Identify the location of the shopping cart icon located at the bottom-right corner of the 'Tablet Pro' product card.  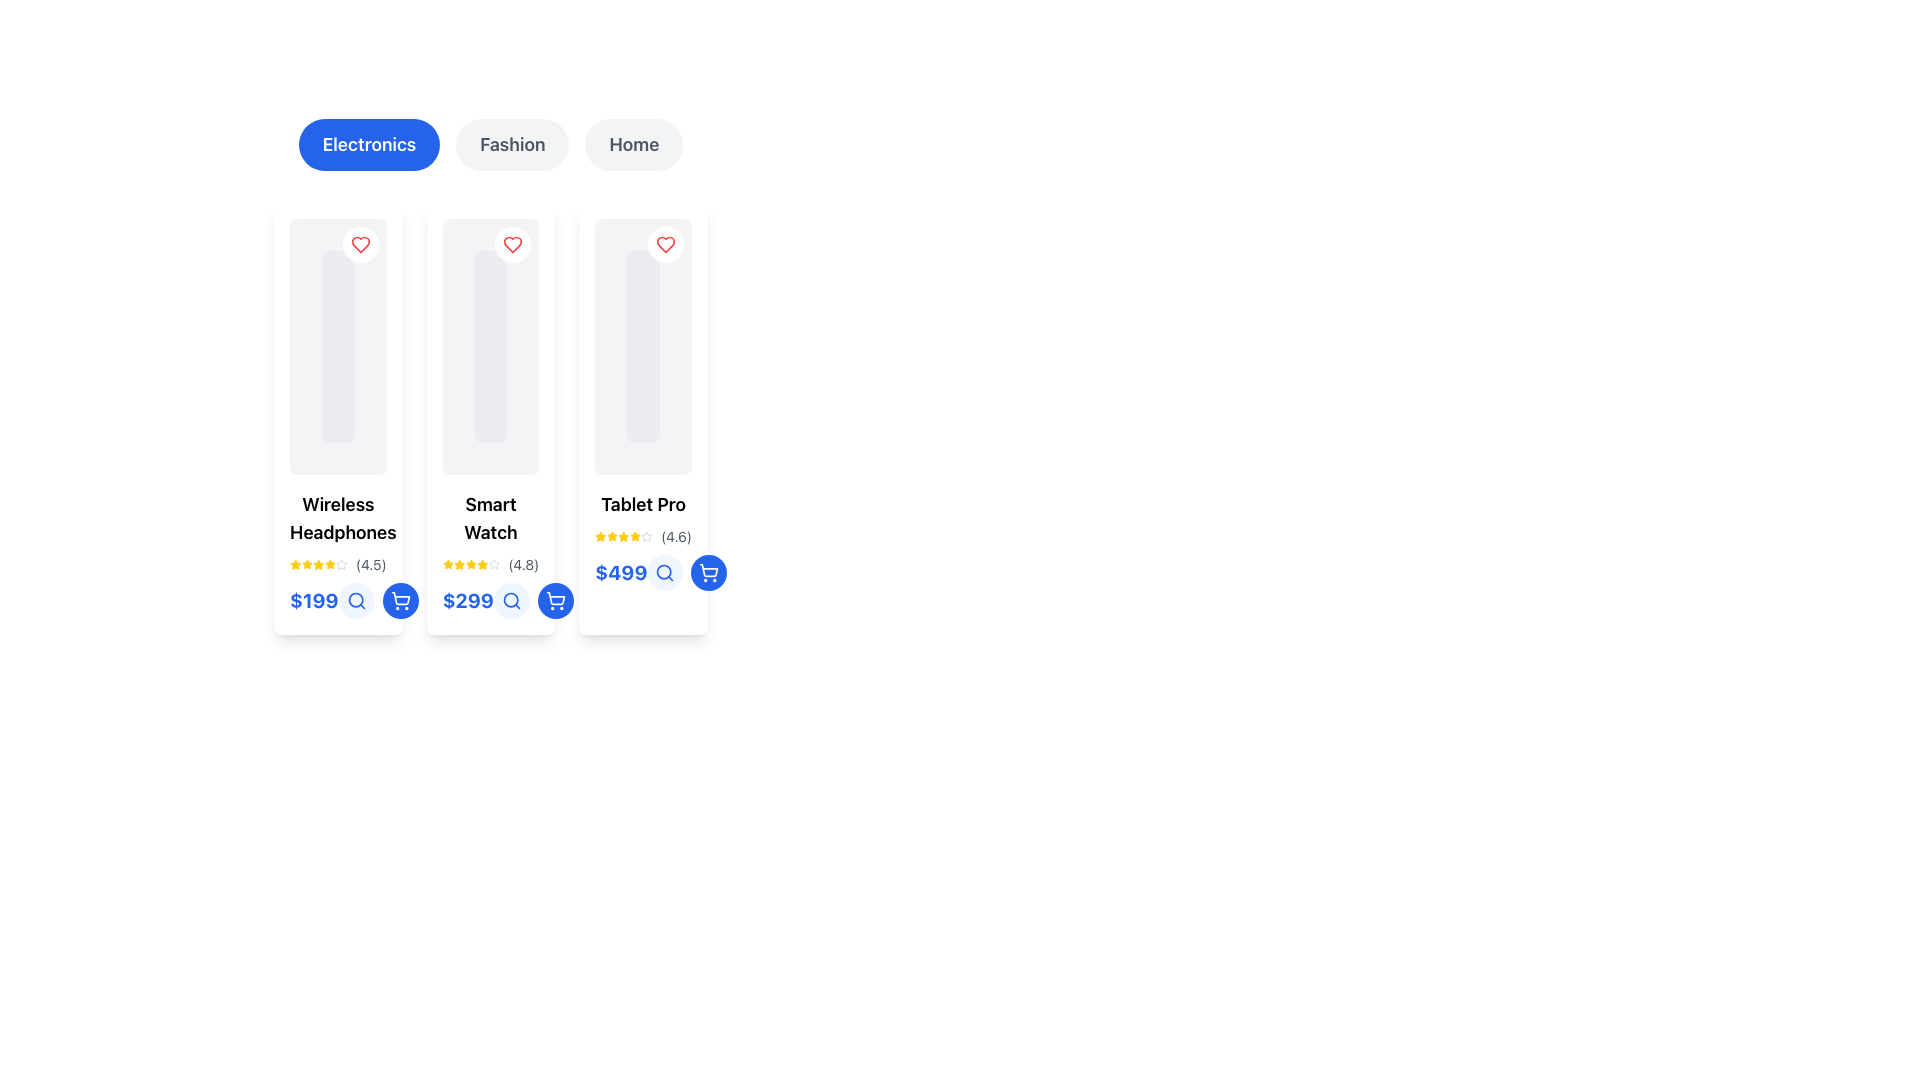
(400, 597).